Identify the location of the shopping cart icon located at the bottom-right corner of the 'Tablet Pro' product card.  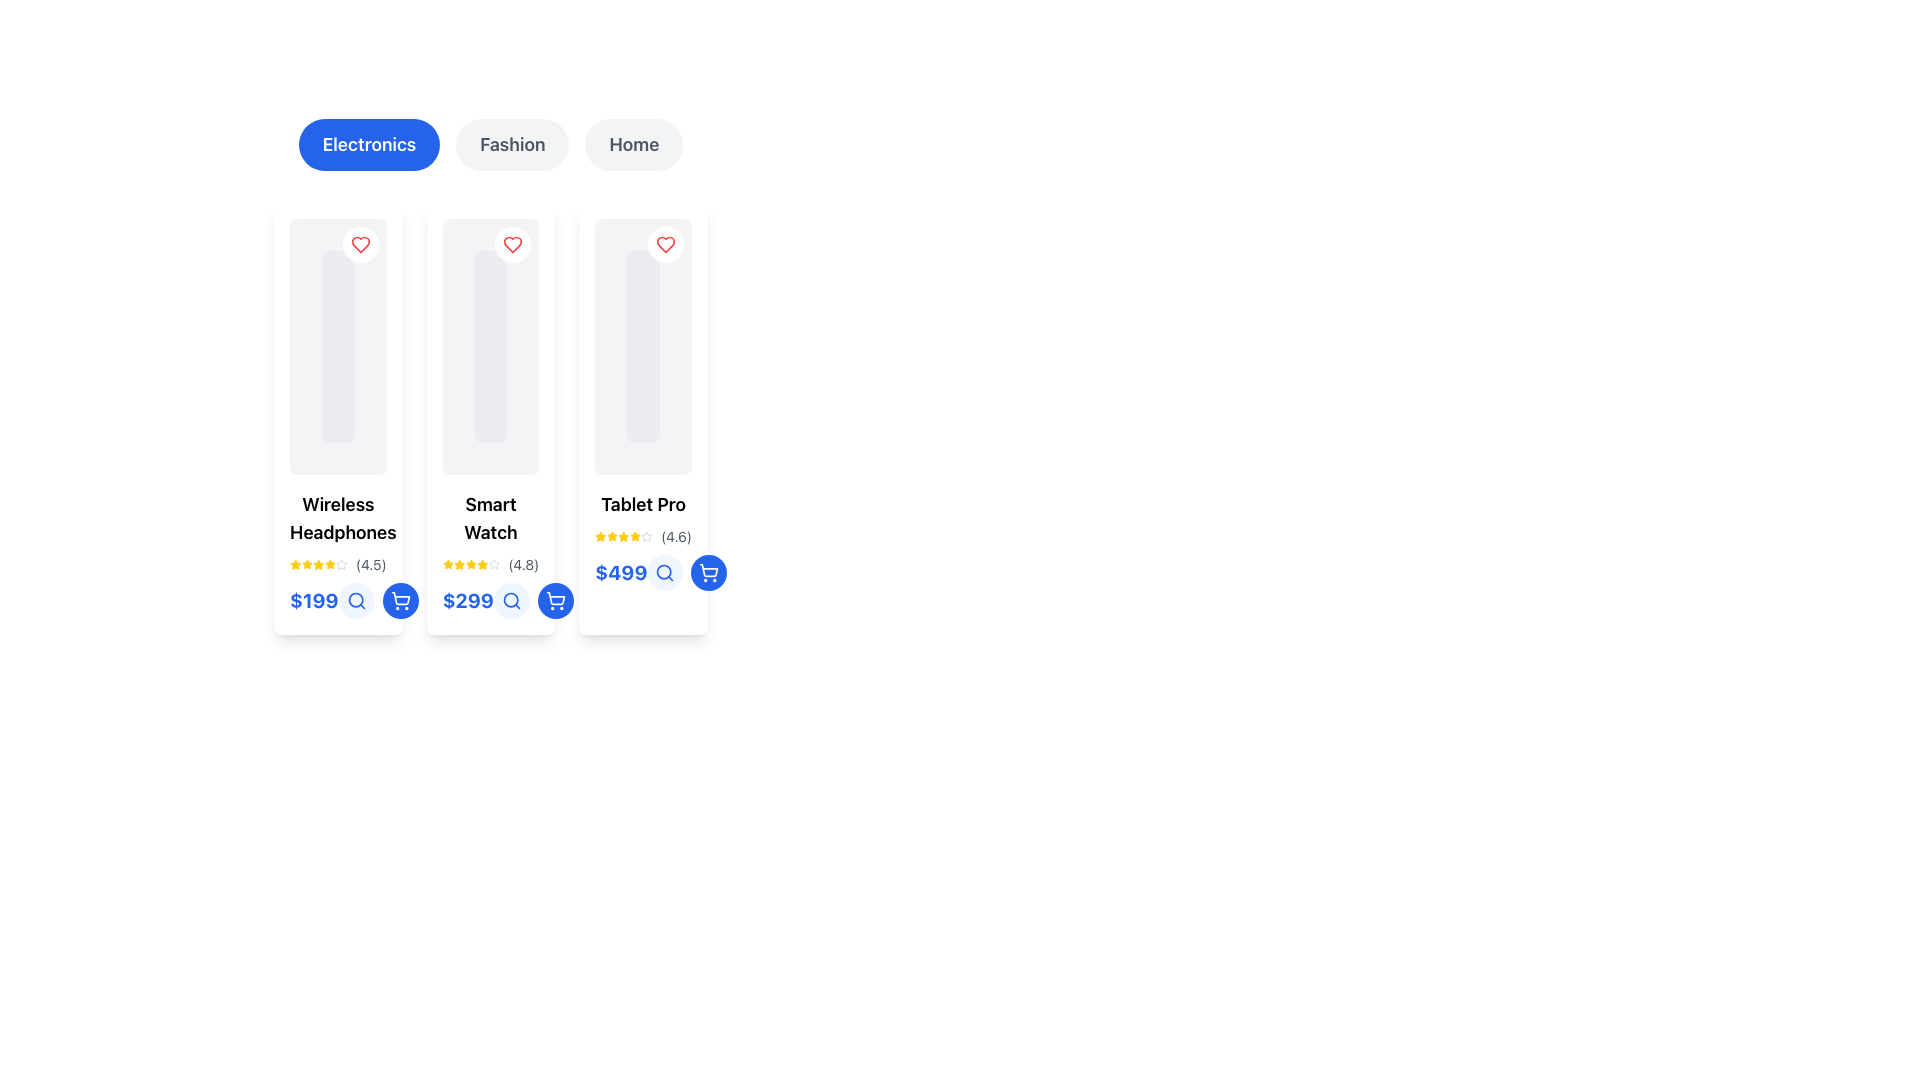
(400, 597).